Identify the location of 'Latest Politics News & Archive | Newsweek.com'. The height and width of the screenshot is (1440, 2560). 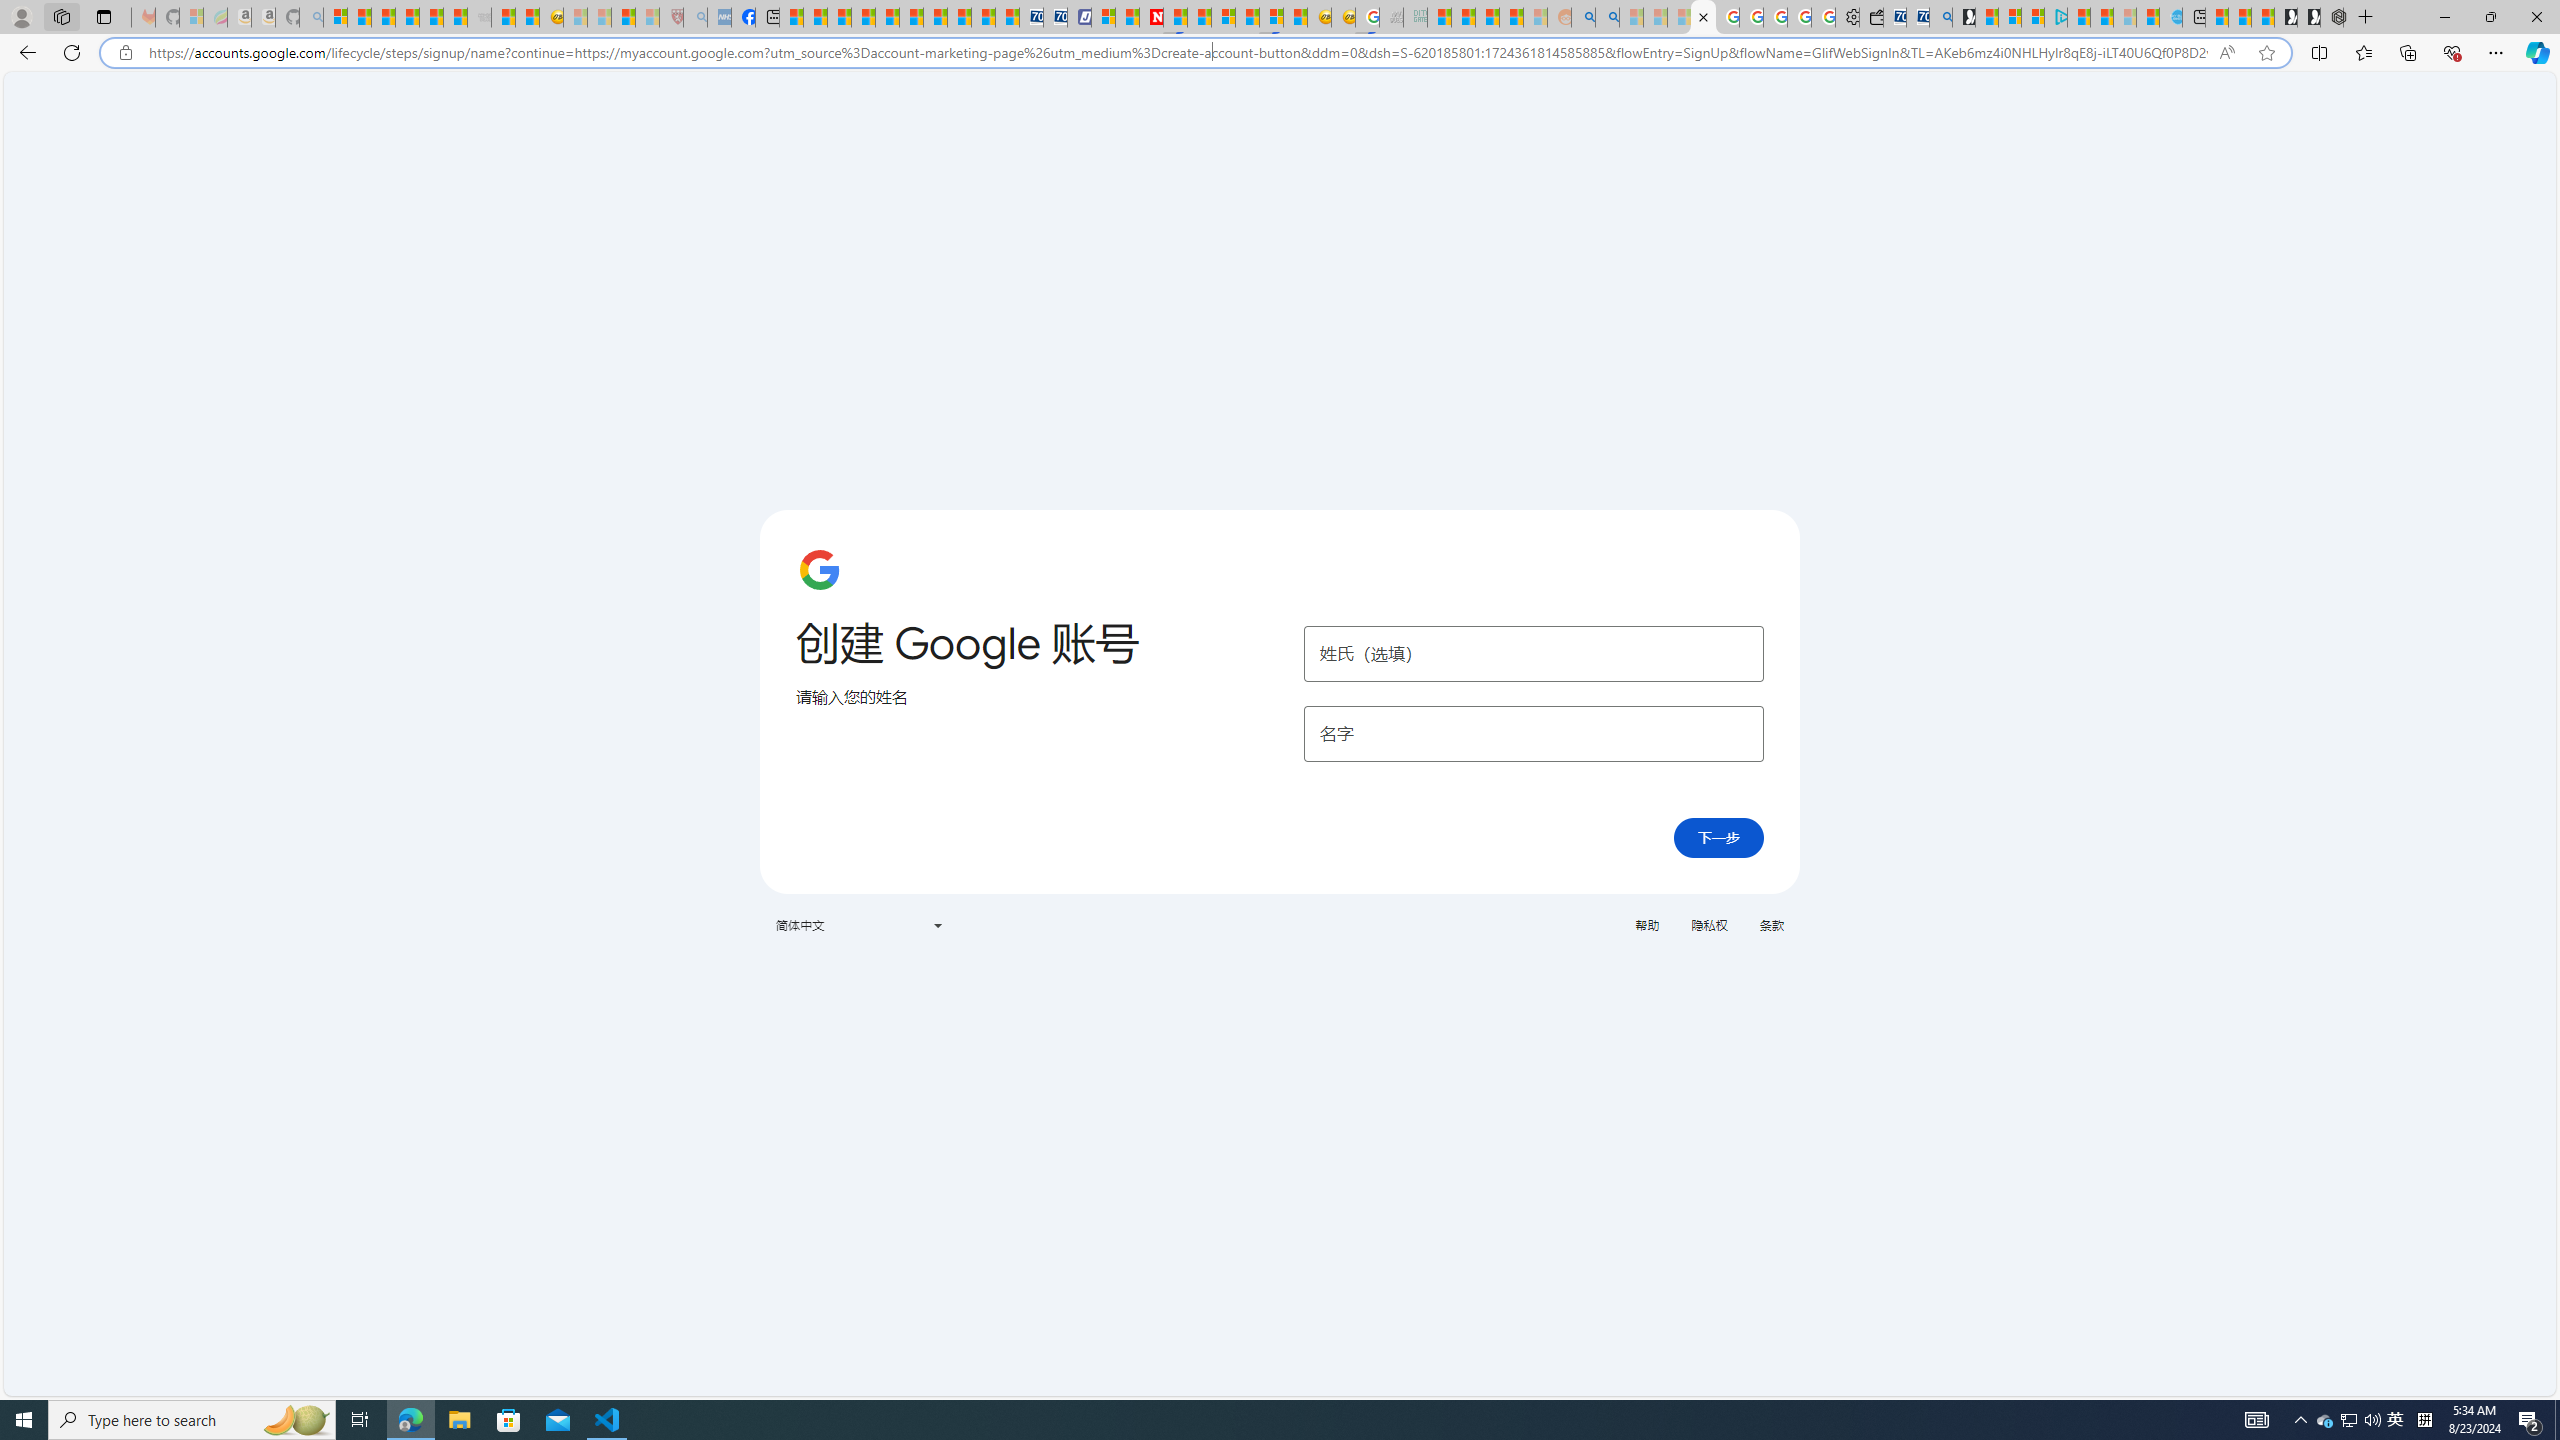
(1151, 16).